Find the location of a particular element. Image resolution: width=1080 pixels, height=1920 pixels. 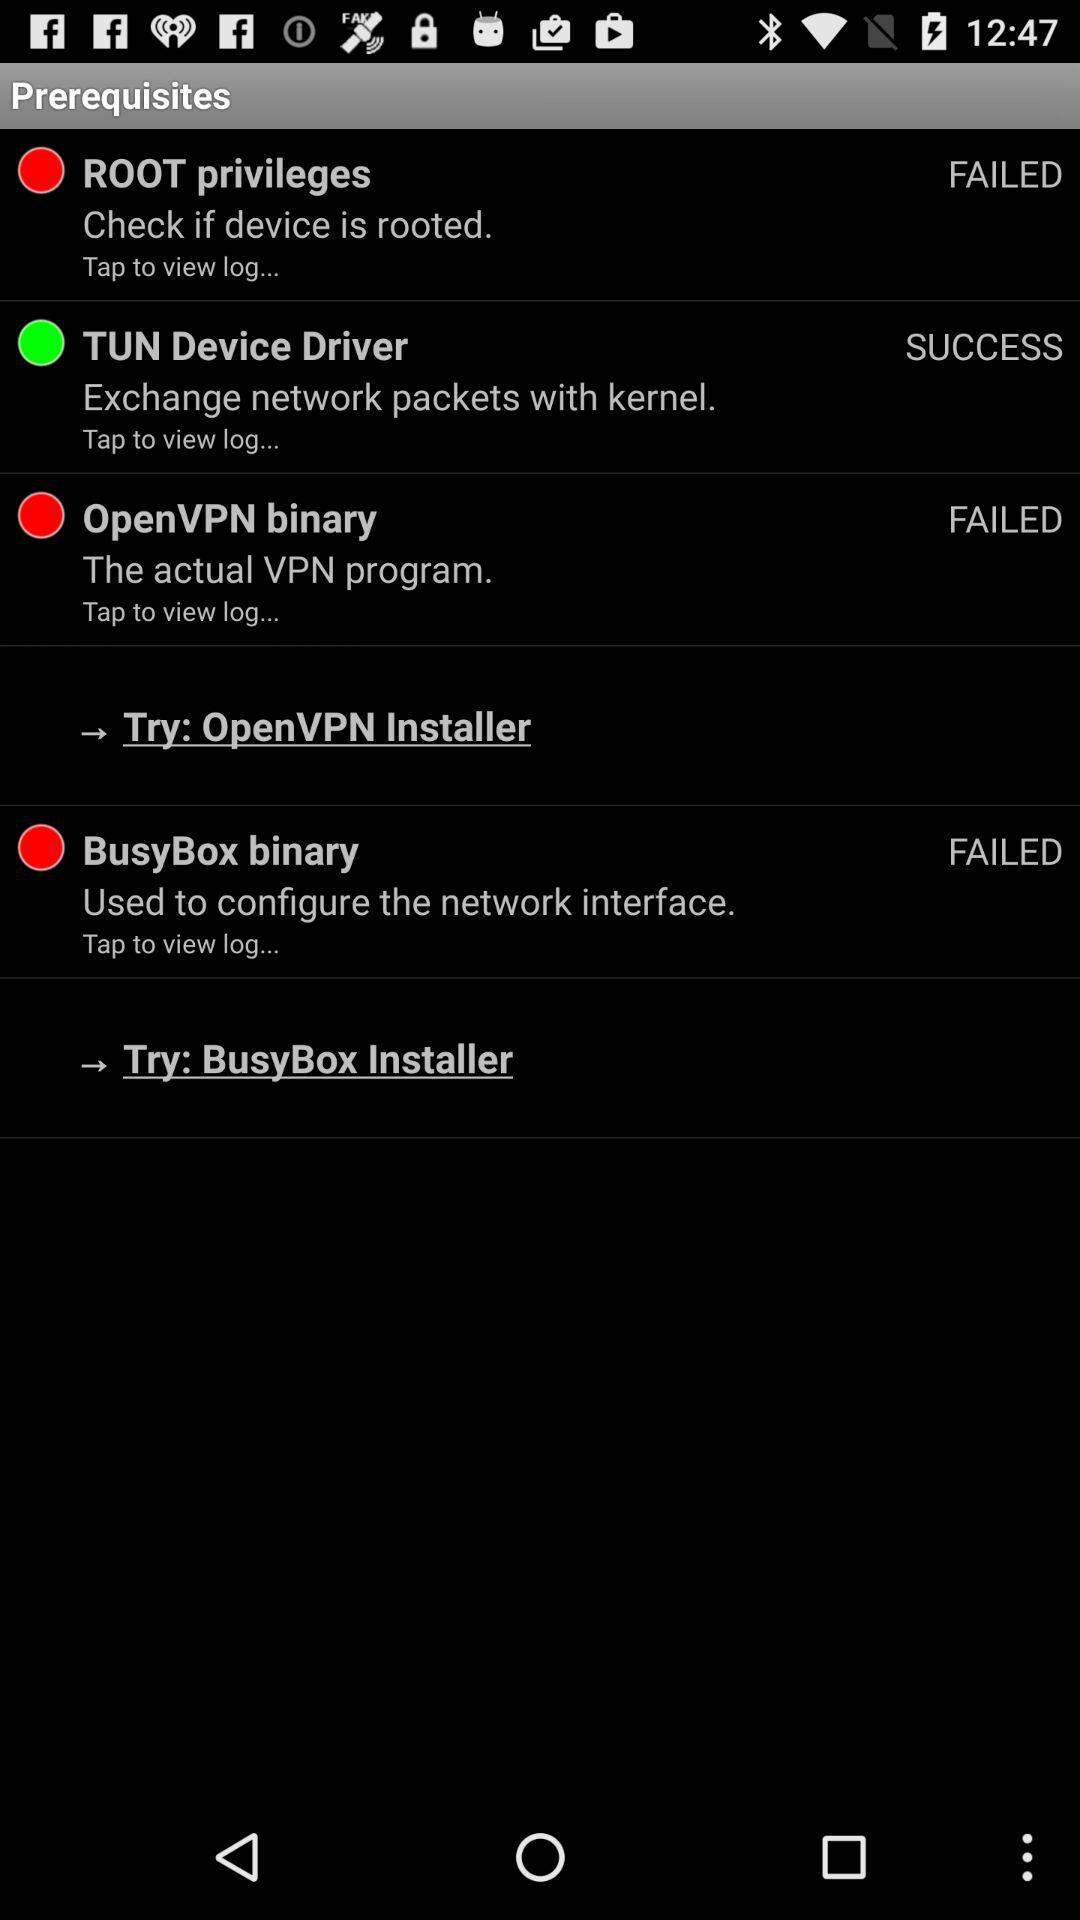

the app next to tun device driver app is located at coordinates (983, 345).